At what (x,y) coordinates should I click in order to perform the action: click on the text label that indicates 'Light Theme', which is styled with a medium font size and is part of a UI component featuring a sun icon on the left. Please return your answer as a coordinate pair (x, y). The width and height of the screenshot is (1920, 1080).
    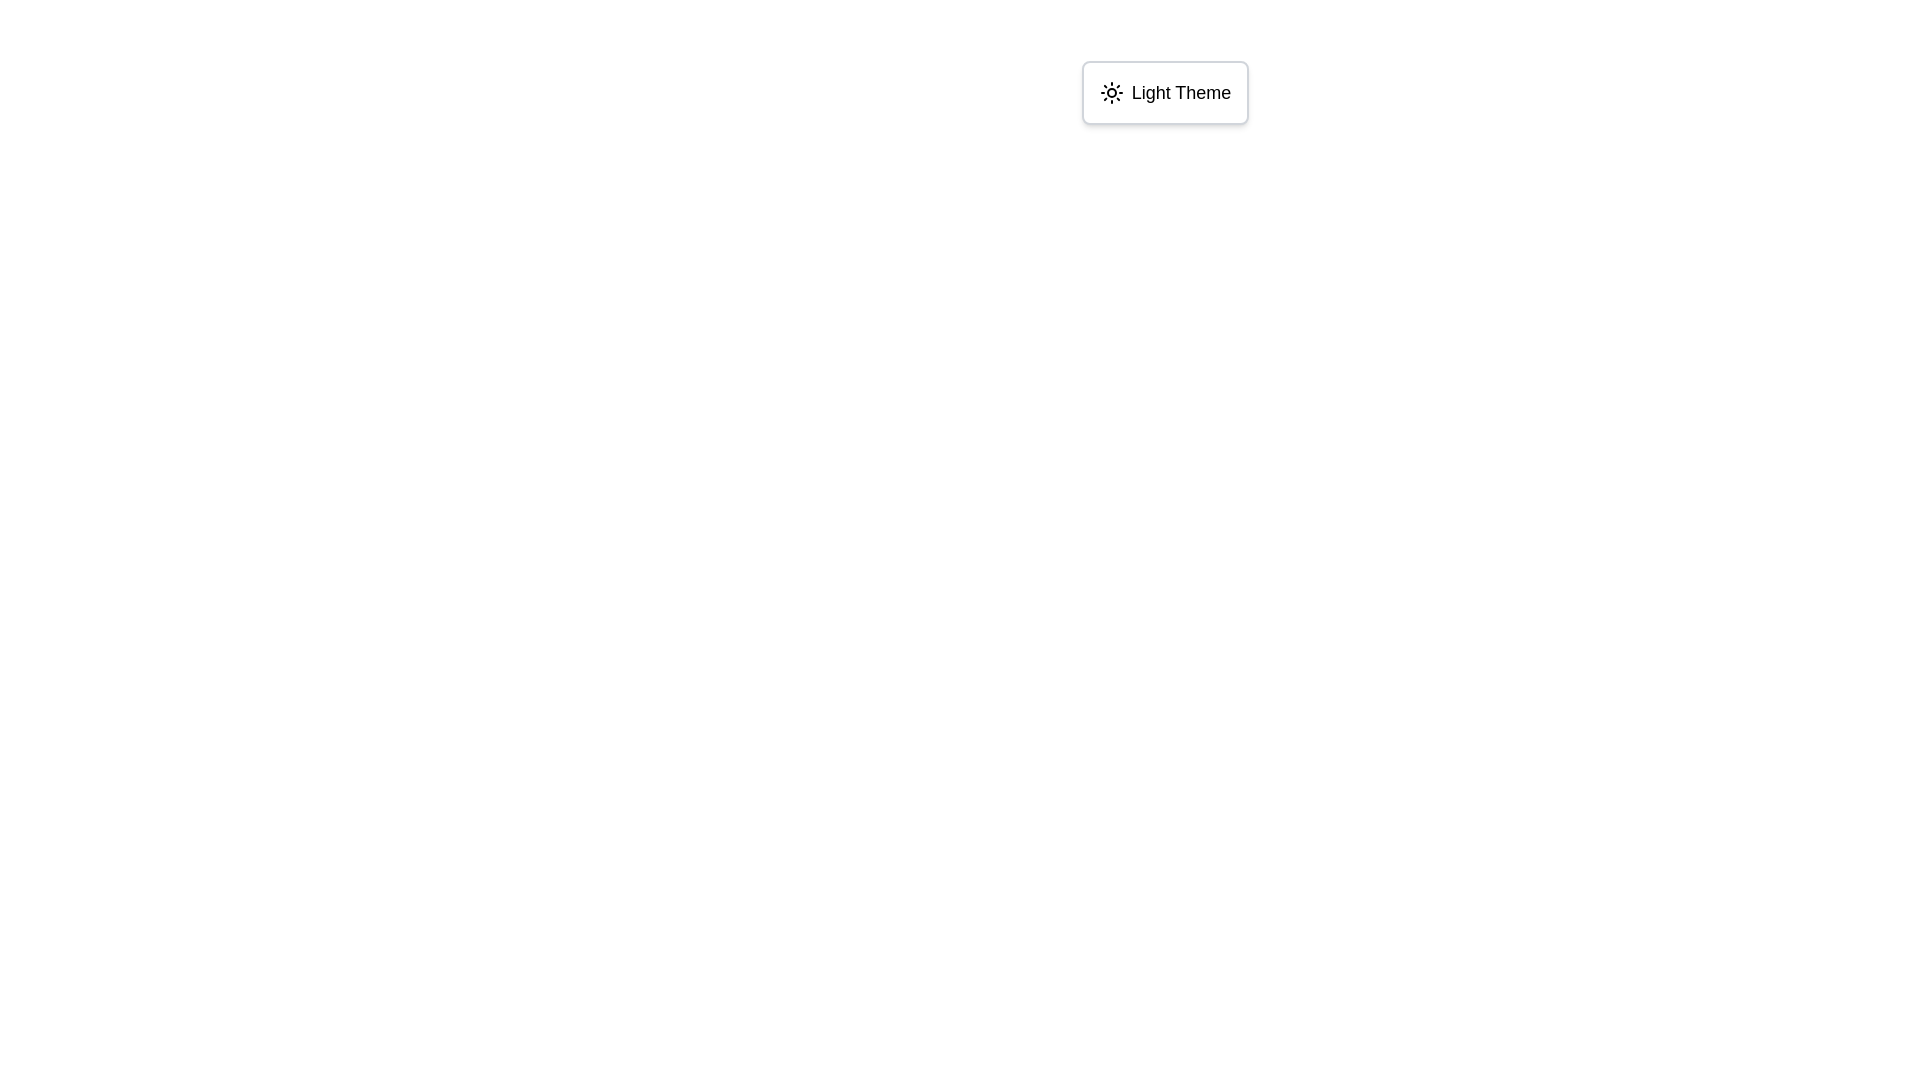
    Looking at the image, I should click on (1181, 92).